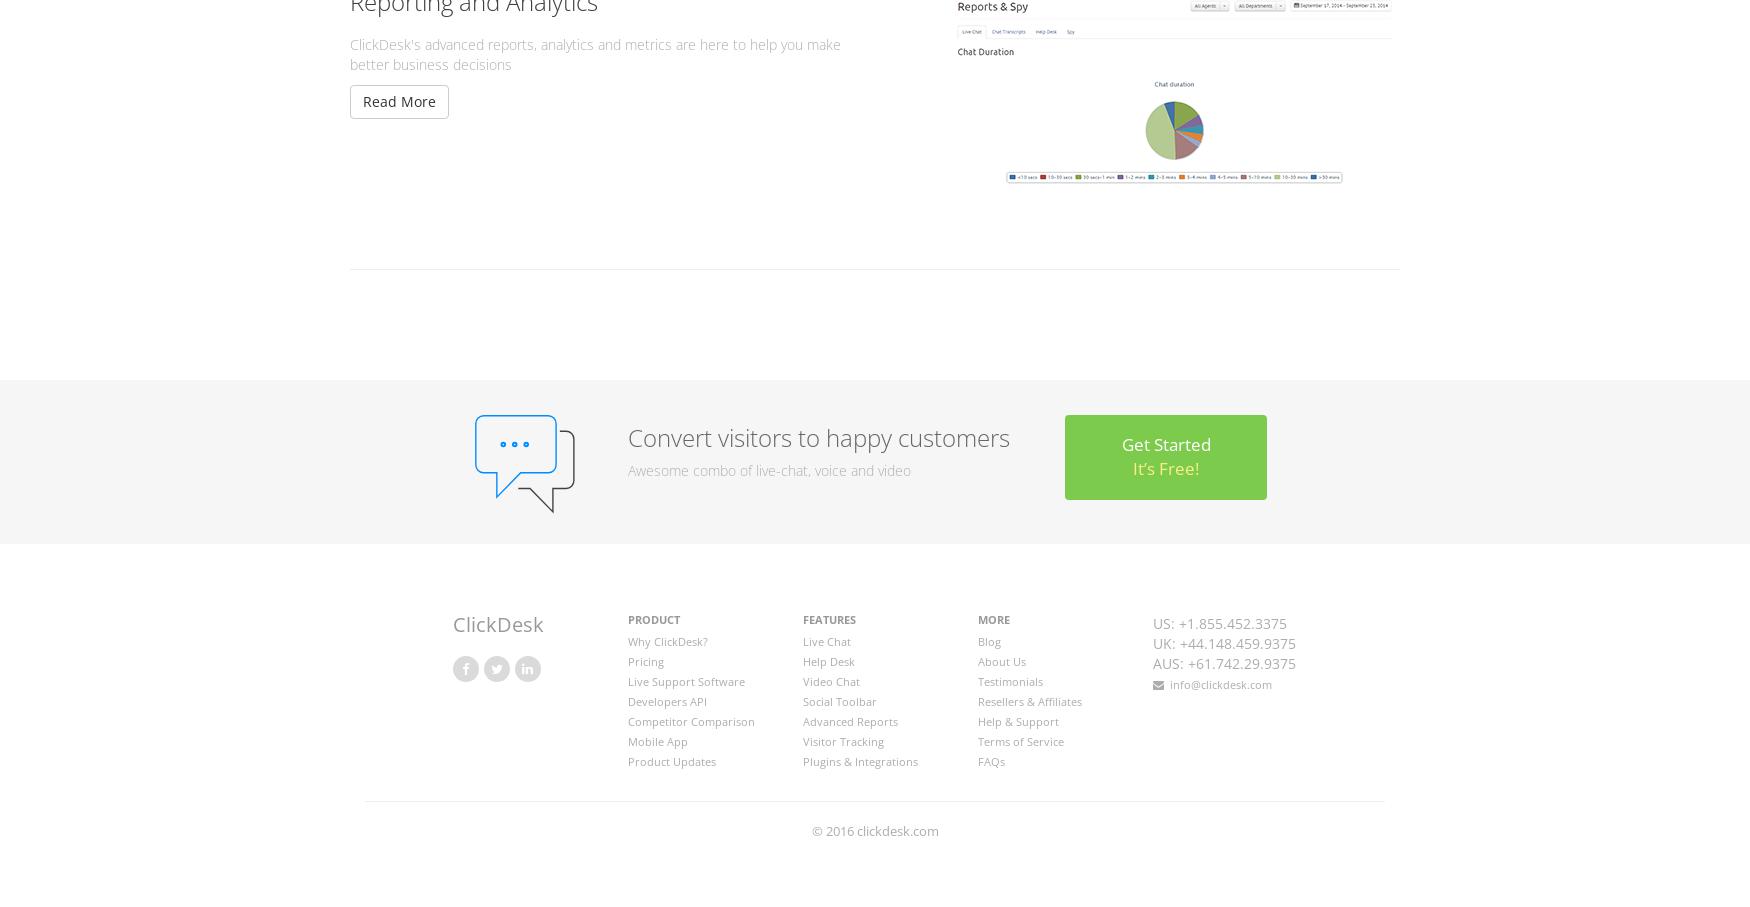 Image resolution: width=1750 pixels, height=907 pixels. I want to click on 'Live Chat', so click(826, 640).